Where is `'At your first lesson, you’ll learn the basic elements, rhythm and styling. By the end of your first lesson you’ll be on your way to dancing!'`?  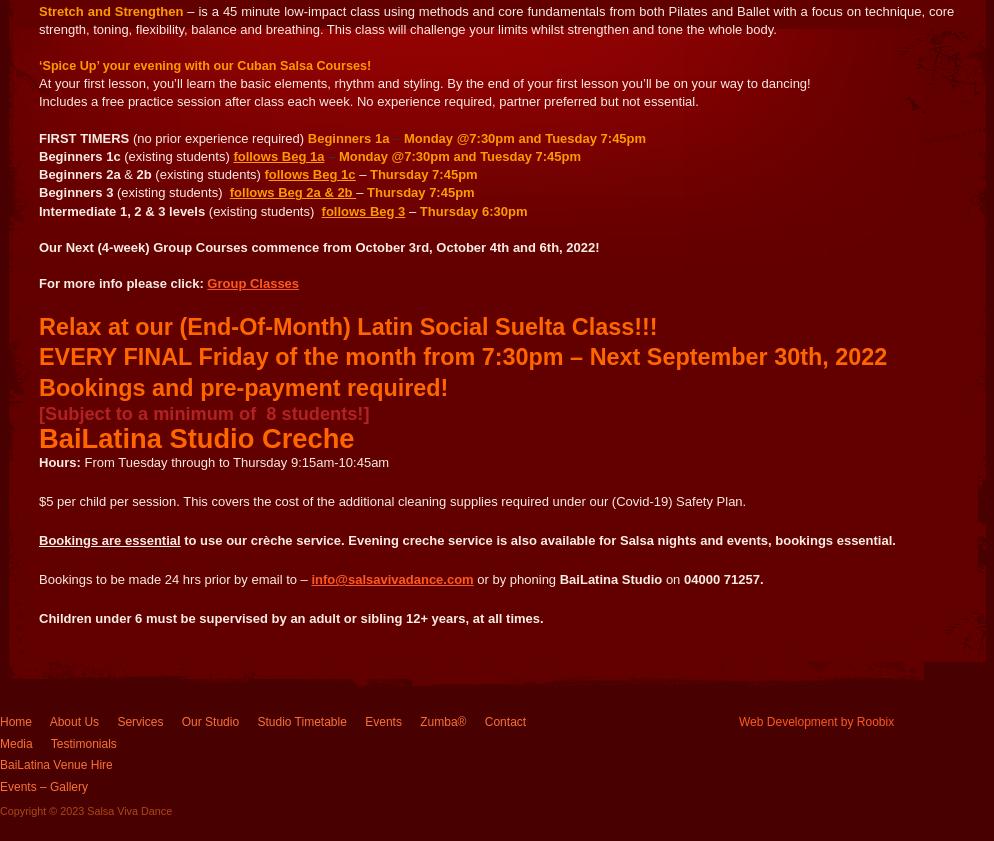 'At your first lesson, you’ll learn the basic elements, rhythm and styling. By the end of your first lesson you’ll be on your way to dancing!' is located at coordinates (37, 82).